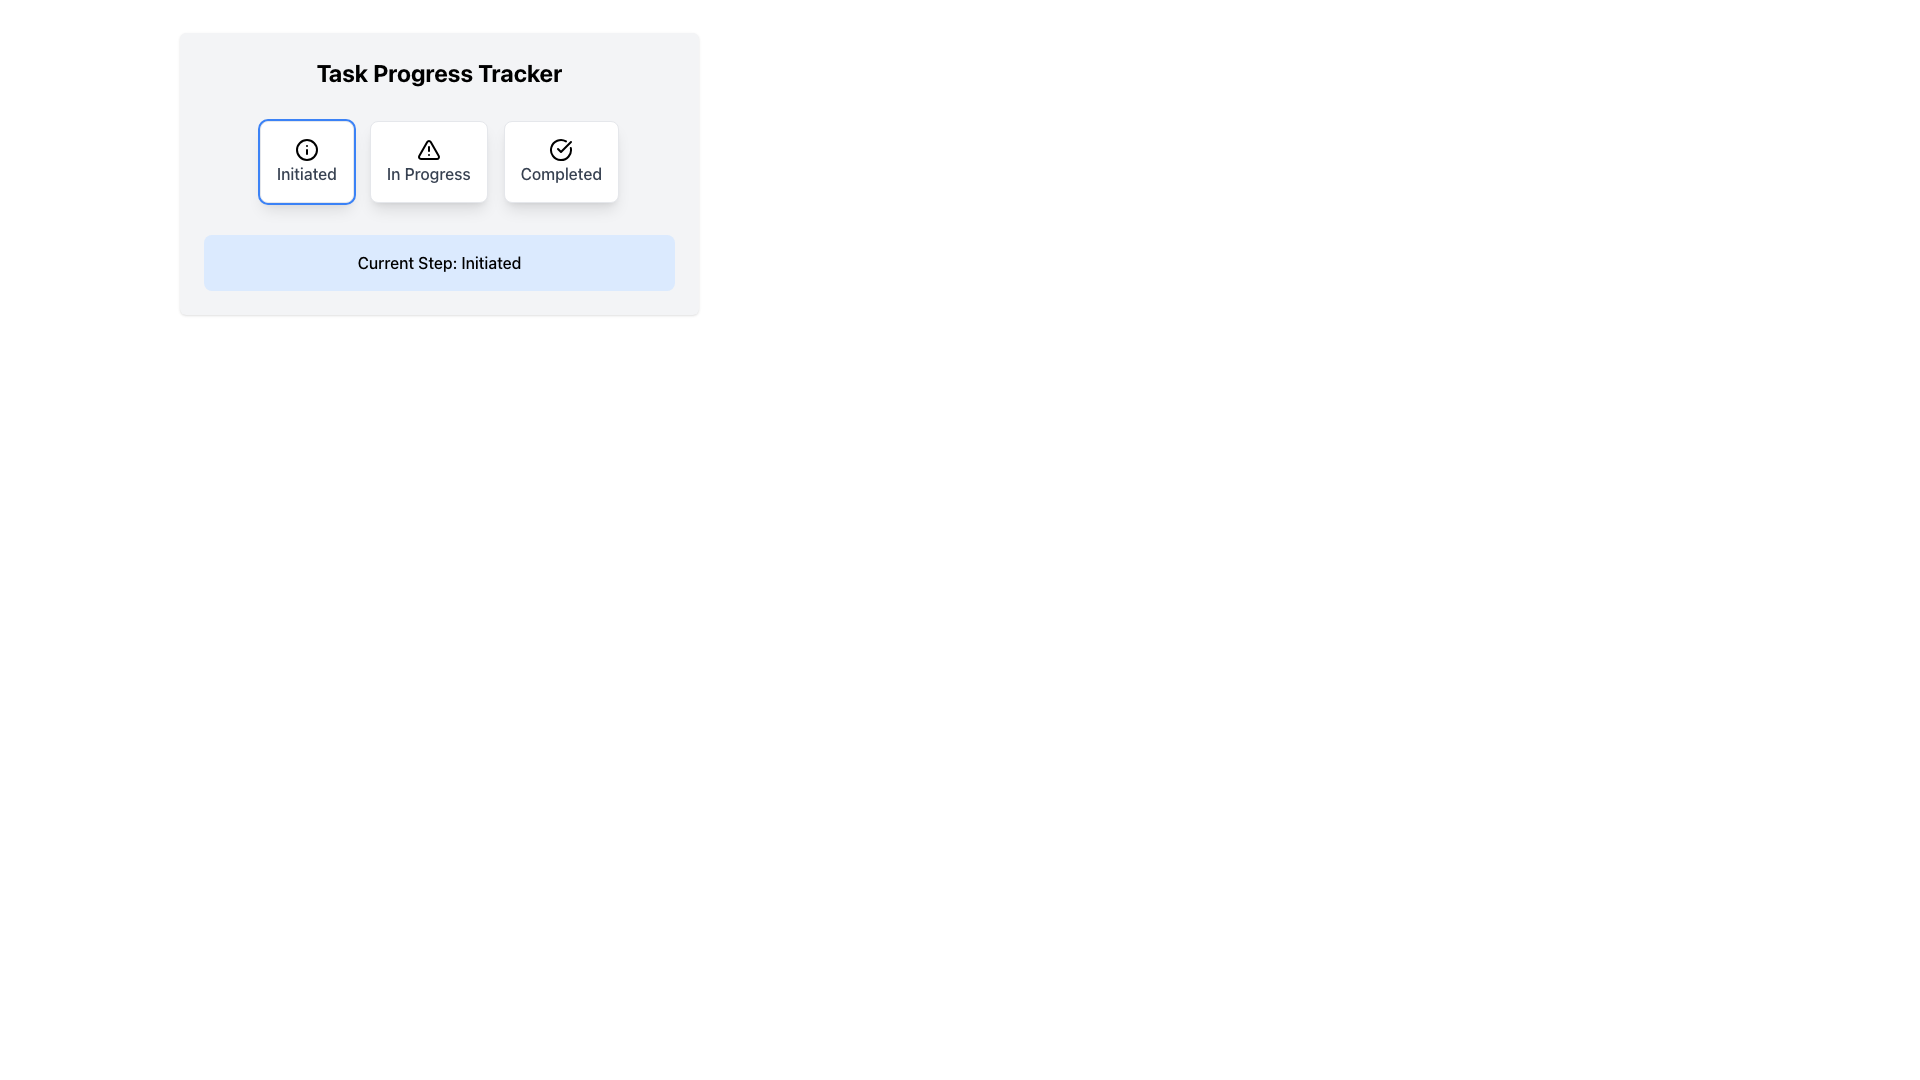 This screenshot has width=1920, height=1080. What do you see at coordinates (560, 161) in the screenshot?
I see `the 'Completed' indicator, which consists of the text 'Completed' below a circular check symbol icon, and is the third item in the horizontal list under the 'Task Progress Tracker' heading` at bounding box center [560, 161].